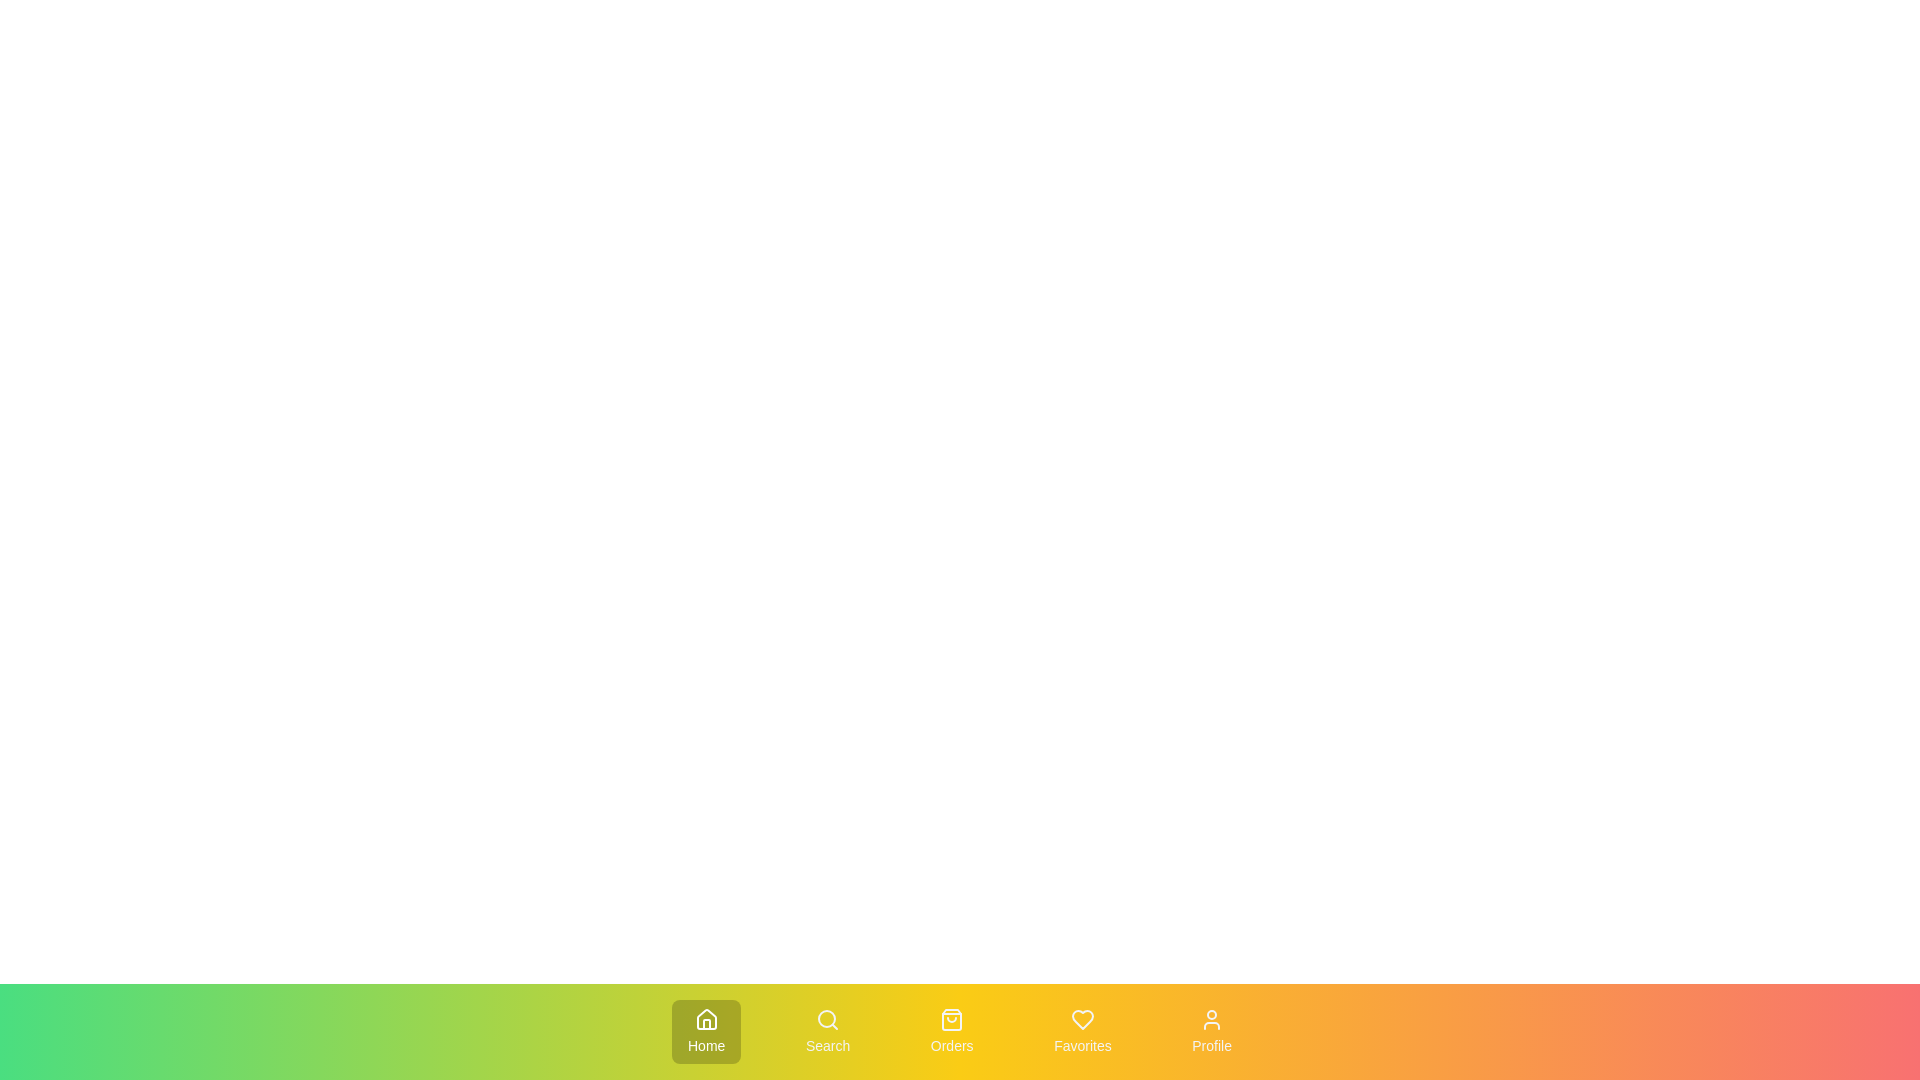 This screenshot has height=1080, width=1920. Describe the element at coordinates (1210, 1032) in the screenshot. I see `the Profile tab to activate it` at that location.